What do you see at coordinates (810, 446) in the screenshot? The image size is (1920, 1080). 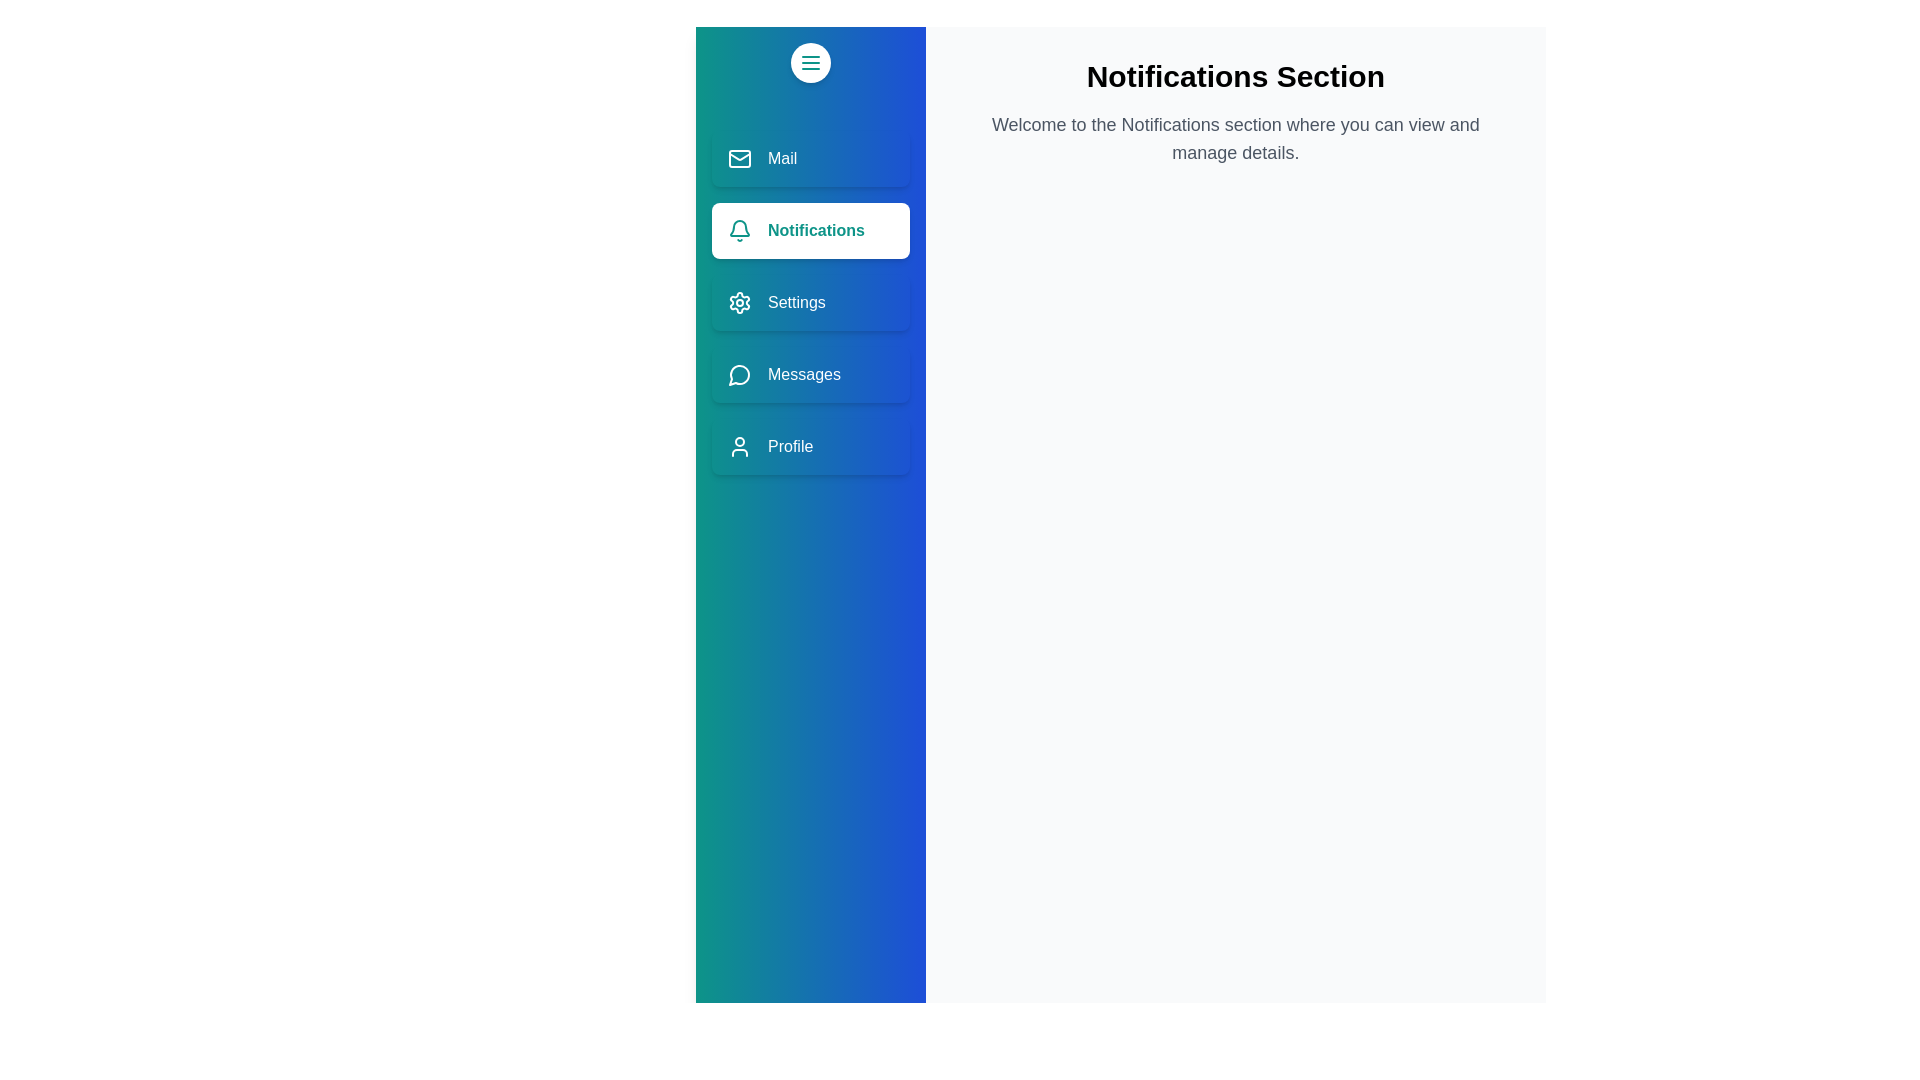 I see `the section Profile from the sidebar` at bounding box center [810, 446].